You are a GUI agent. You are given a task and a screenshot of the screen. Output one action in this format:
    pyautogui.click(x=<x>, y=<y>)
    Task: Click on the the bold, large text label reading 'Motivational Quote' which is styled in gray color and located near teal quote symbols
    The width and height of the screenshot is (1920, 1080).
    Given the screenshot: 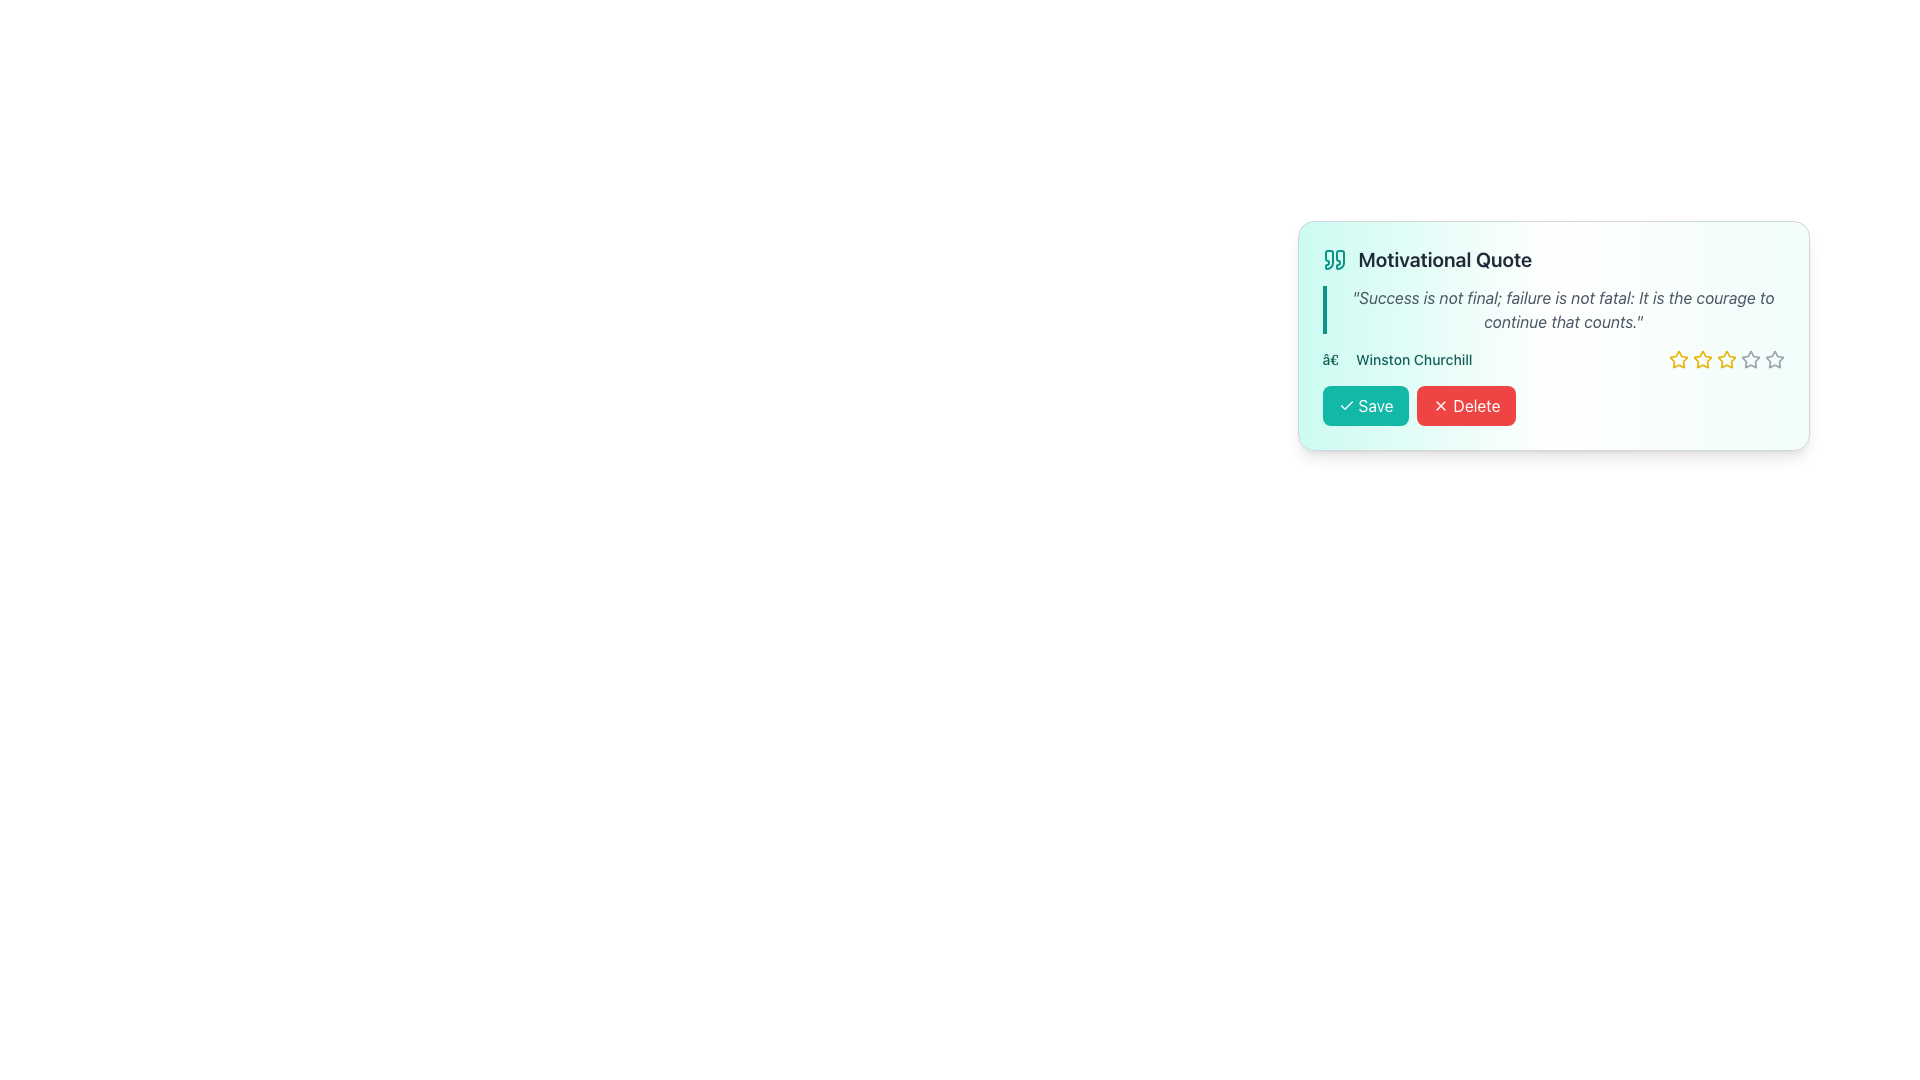 What is the action you would take?
    pyautogui.click(x=1445, y=258)
    